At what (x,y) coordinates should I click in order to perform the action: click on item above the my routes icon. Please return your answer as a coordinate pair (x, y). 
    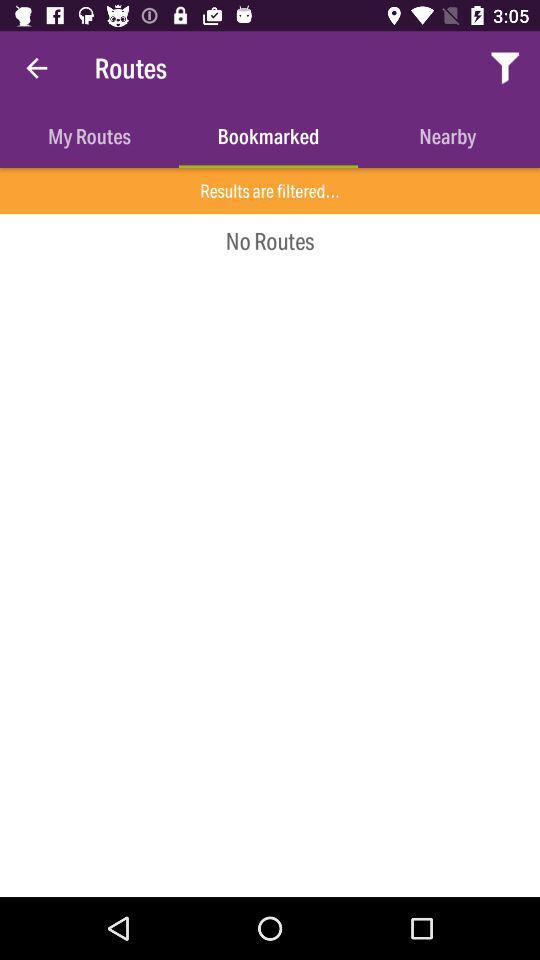
    Looking at the image, I should click on (36, 68).